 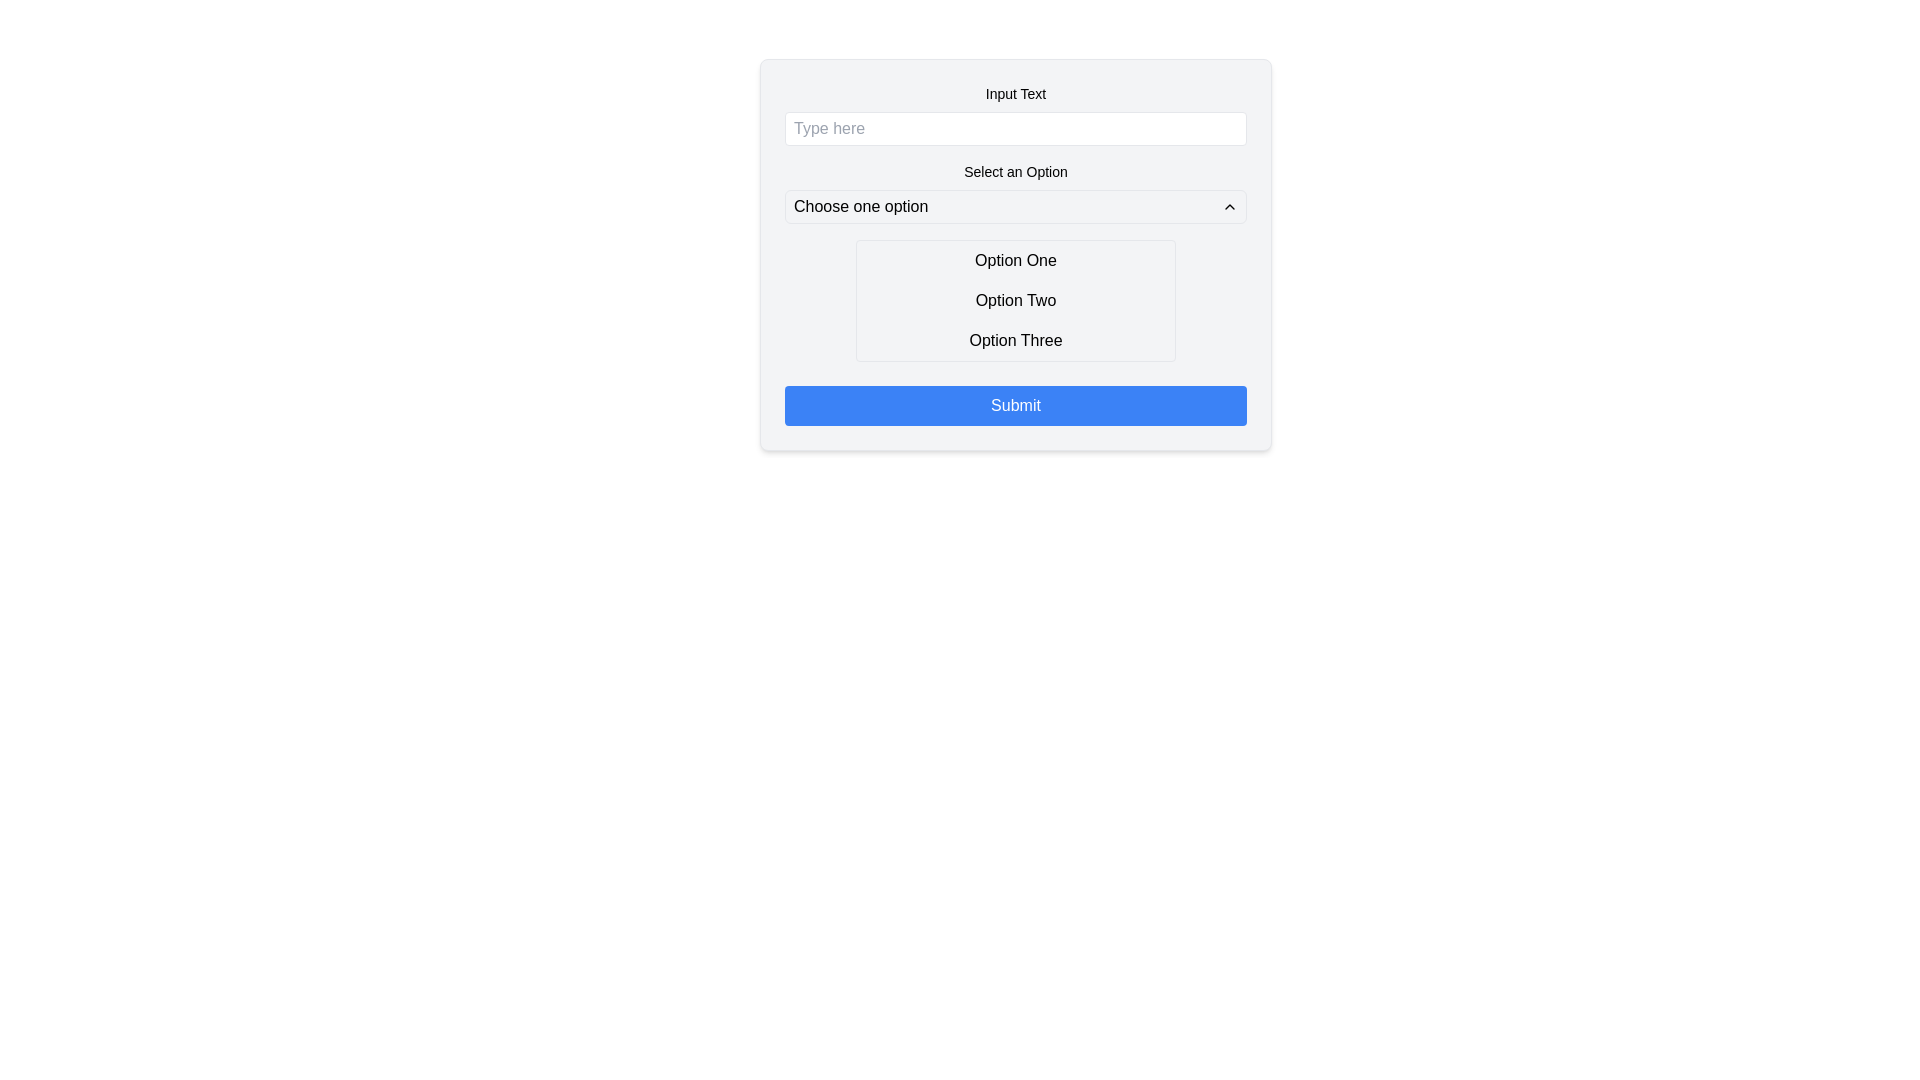 What do you see at coordinates (1016, 171) in the screenshot?
I see `the text label that provides context for the dropdown menu, located below the 'Input Text' field and above the 'Choose one option' dropdown` at bounding box center [1016, 171].